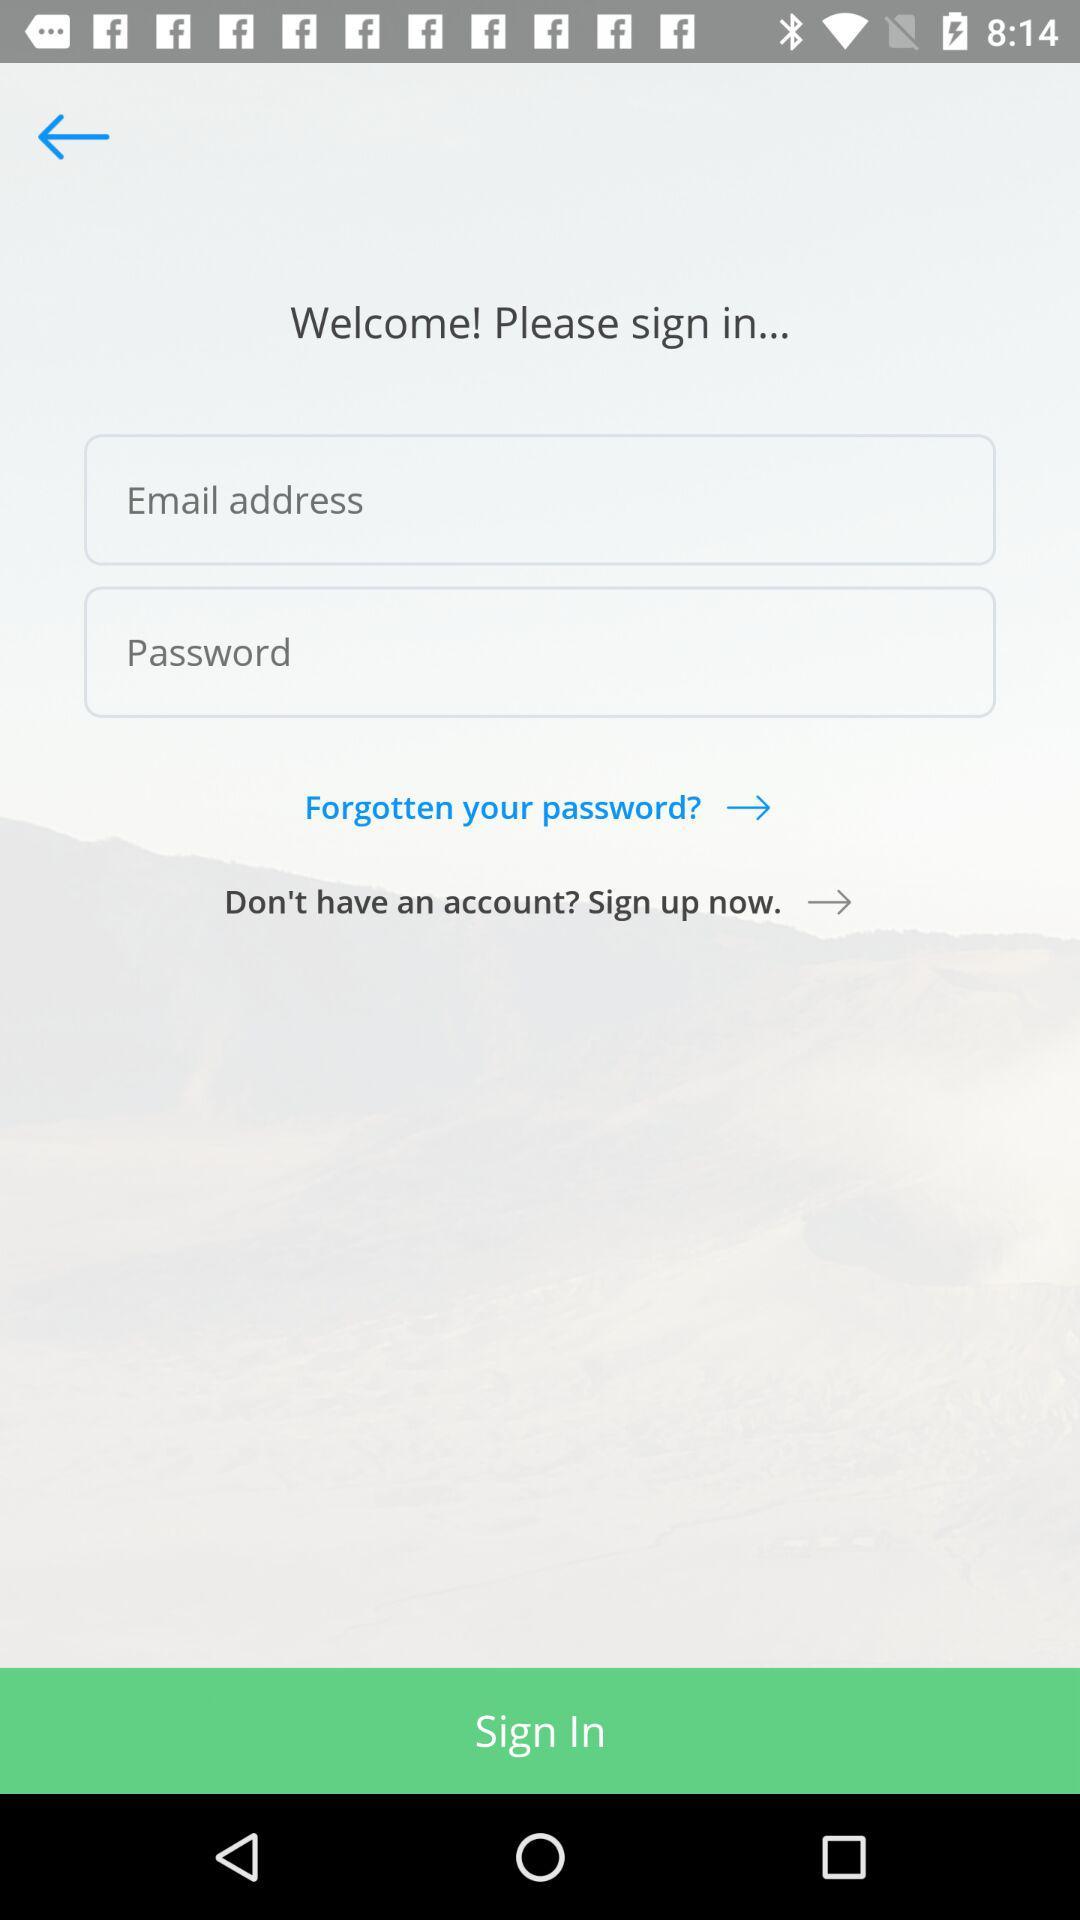  Describe the element at coordinates (72, 135) in the screenshot. I see `the icon at the top left corner` at that location.